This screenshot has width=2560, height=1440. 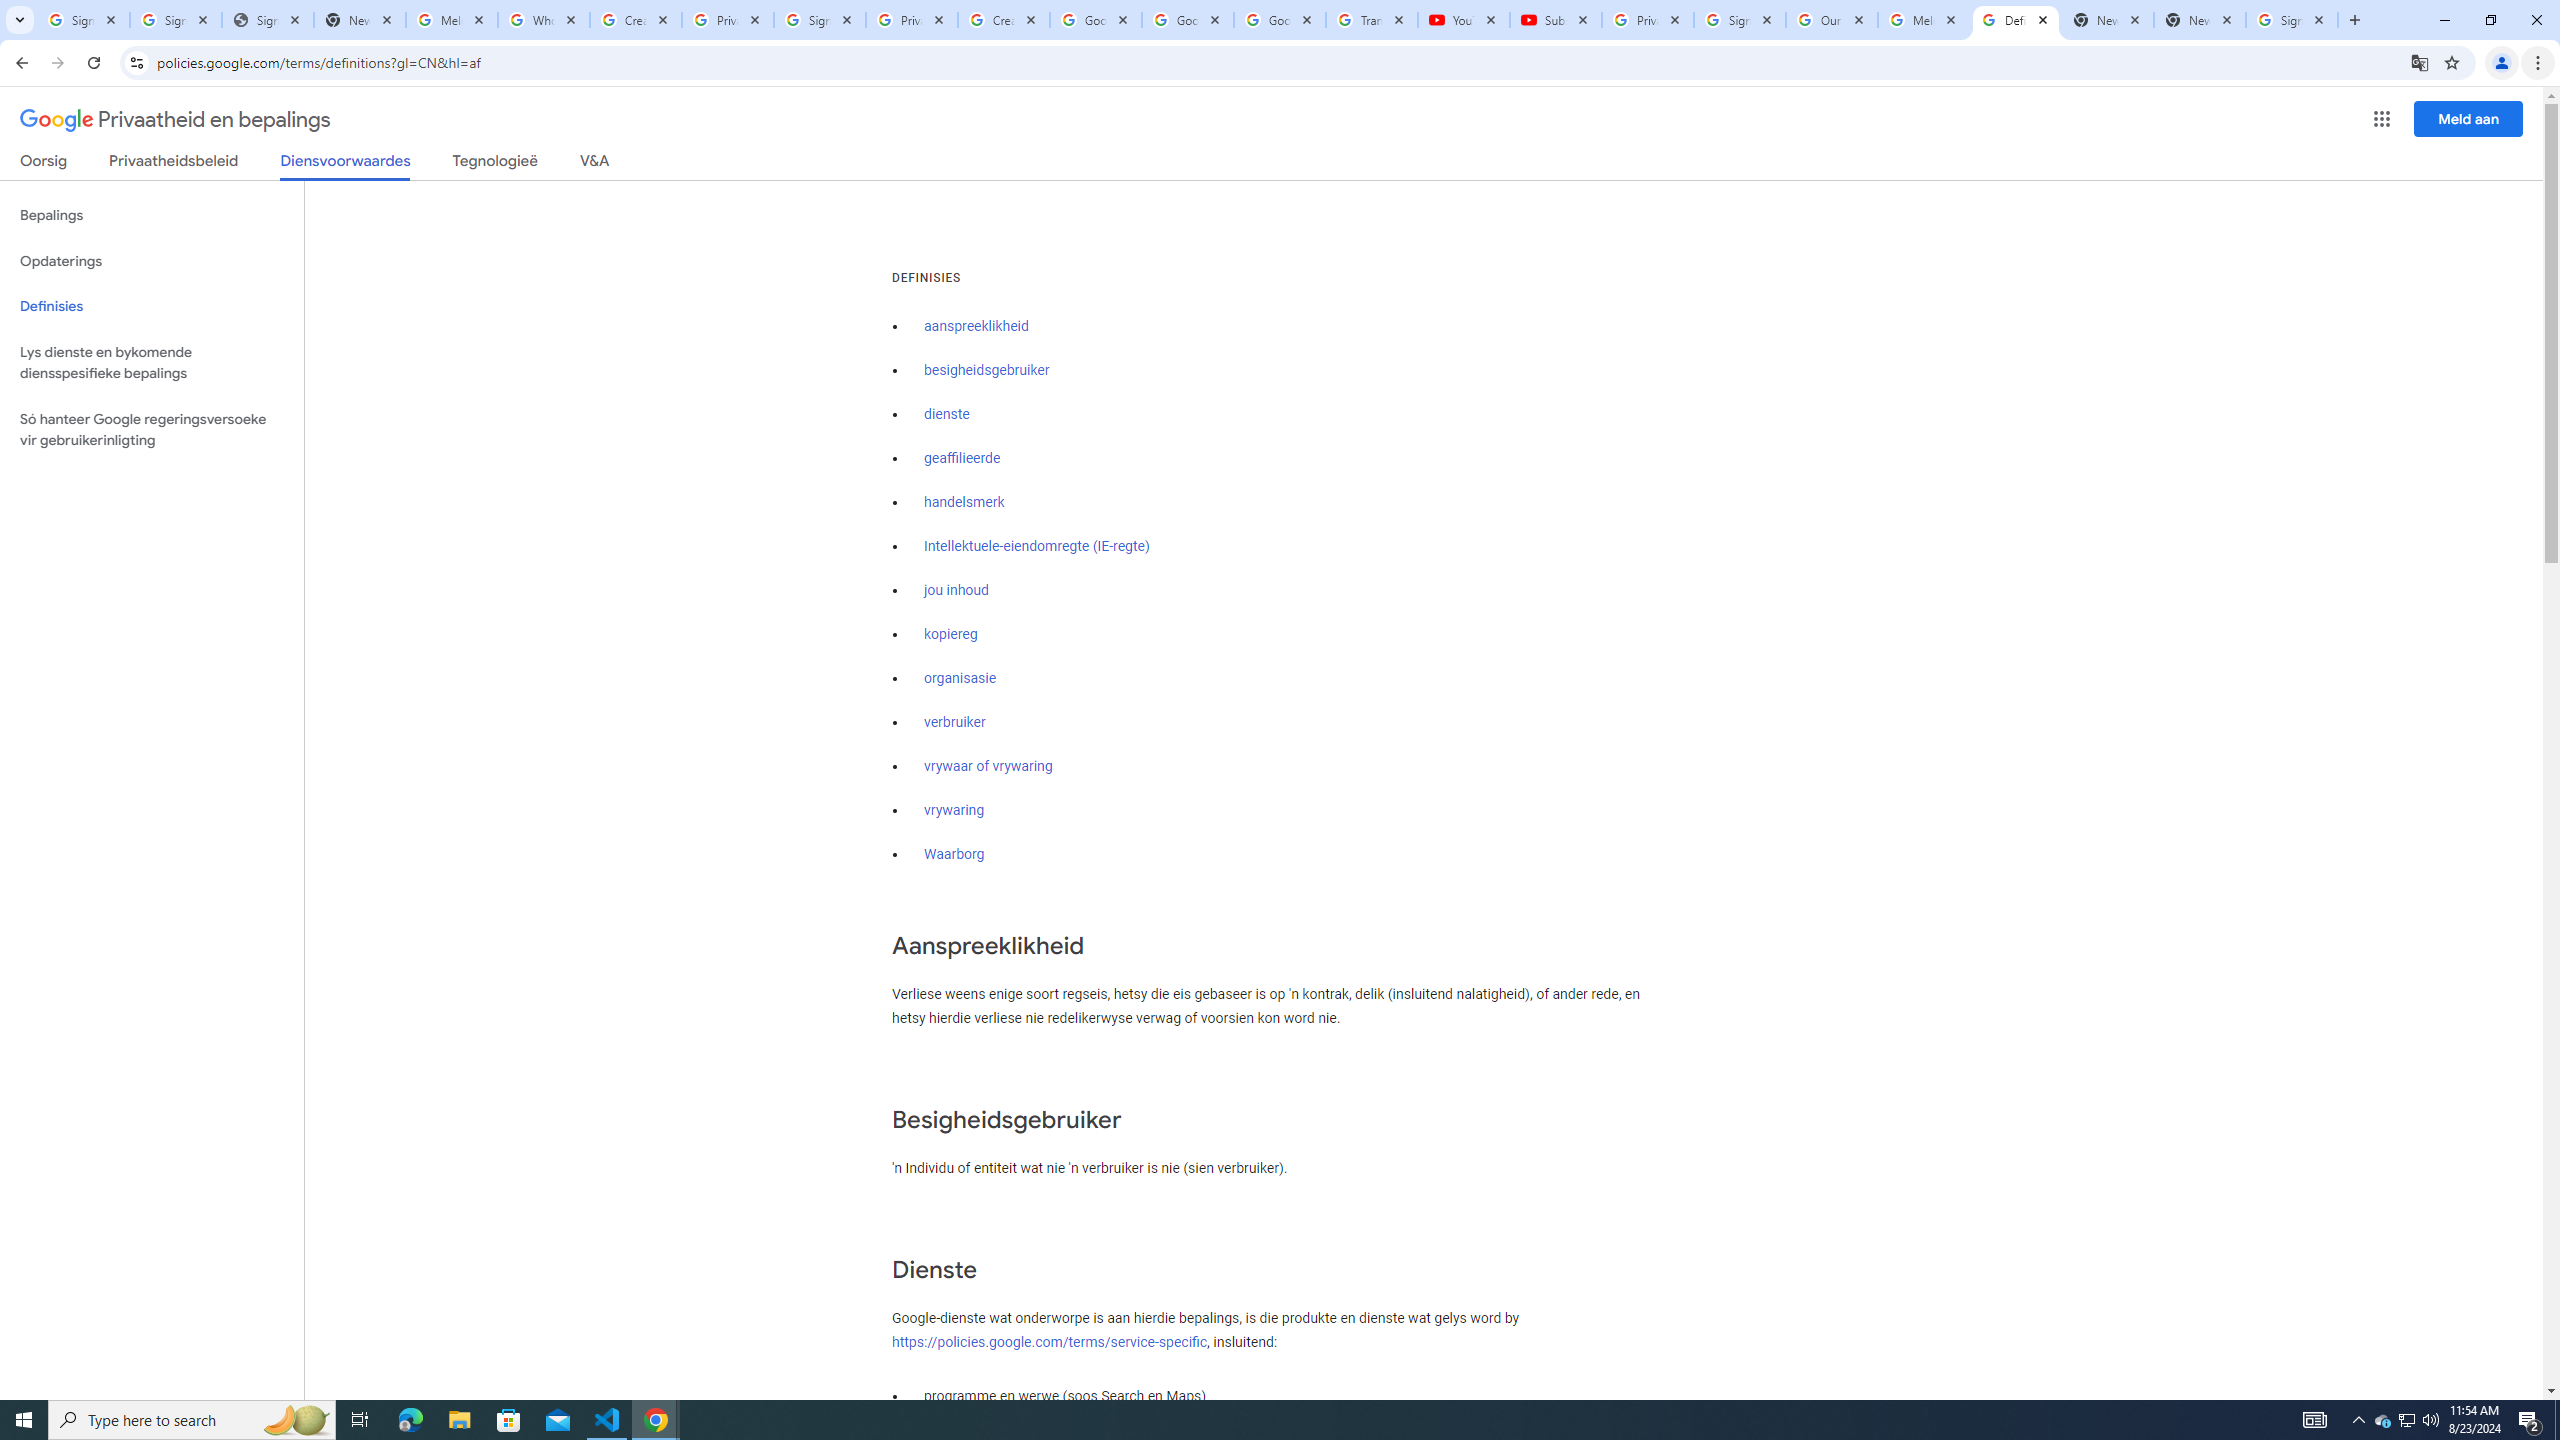 I want to click on 'V&A', so click(x=592, y=164).